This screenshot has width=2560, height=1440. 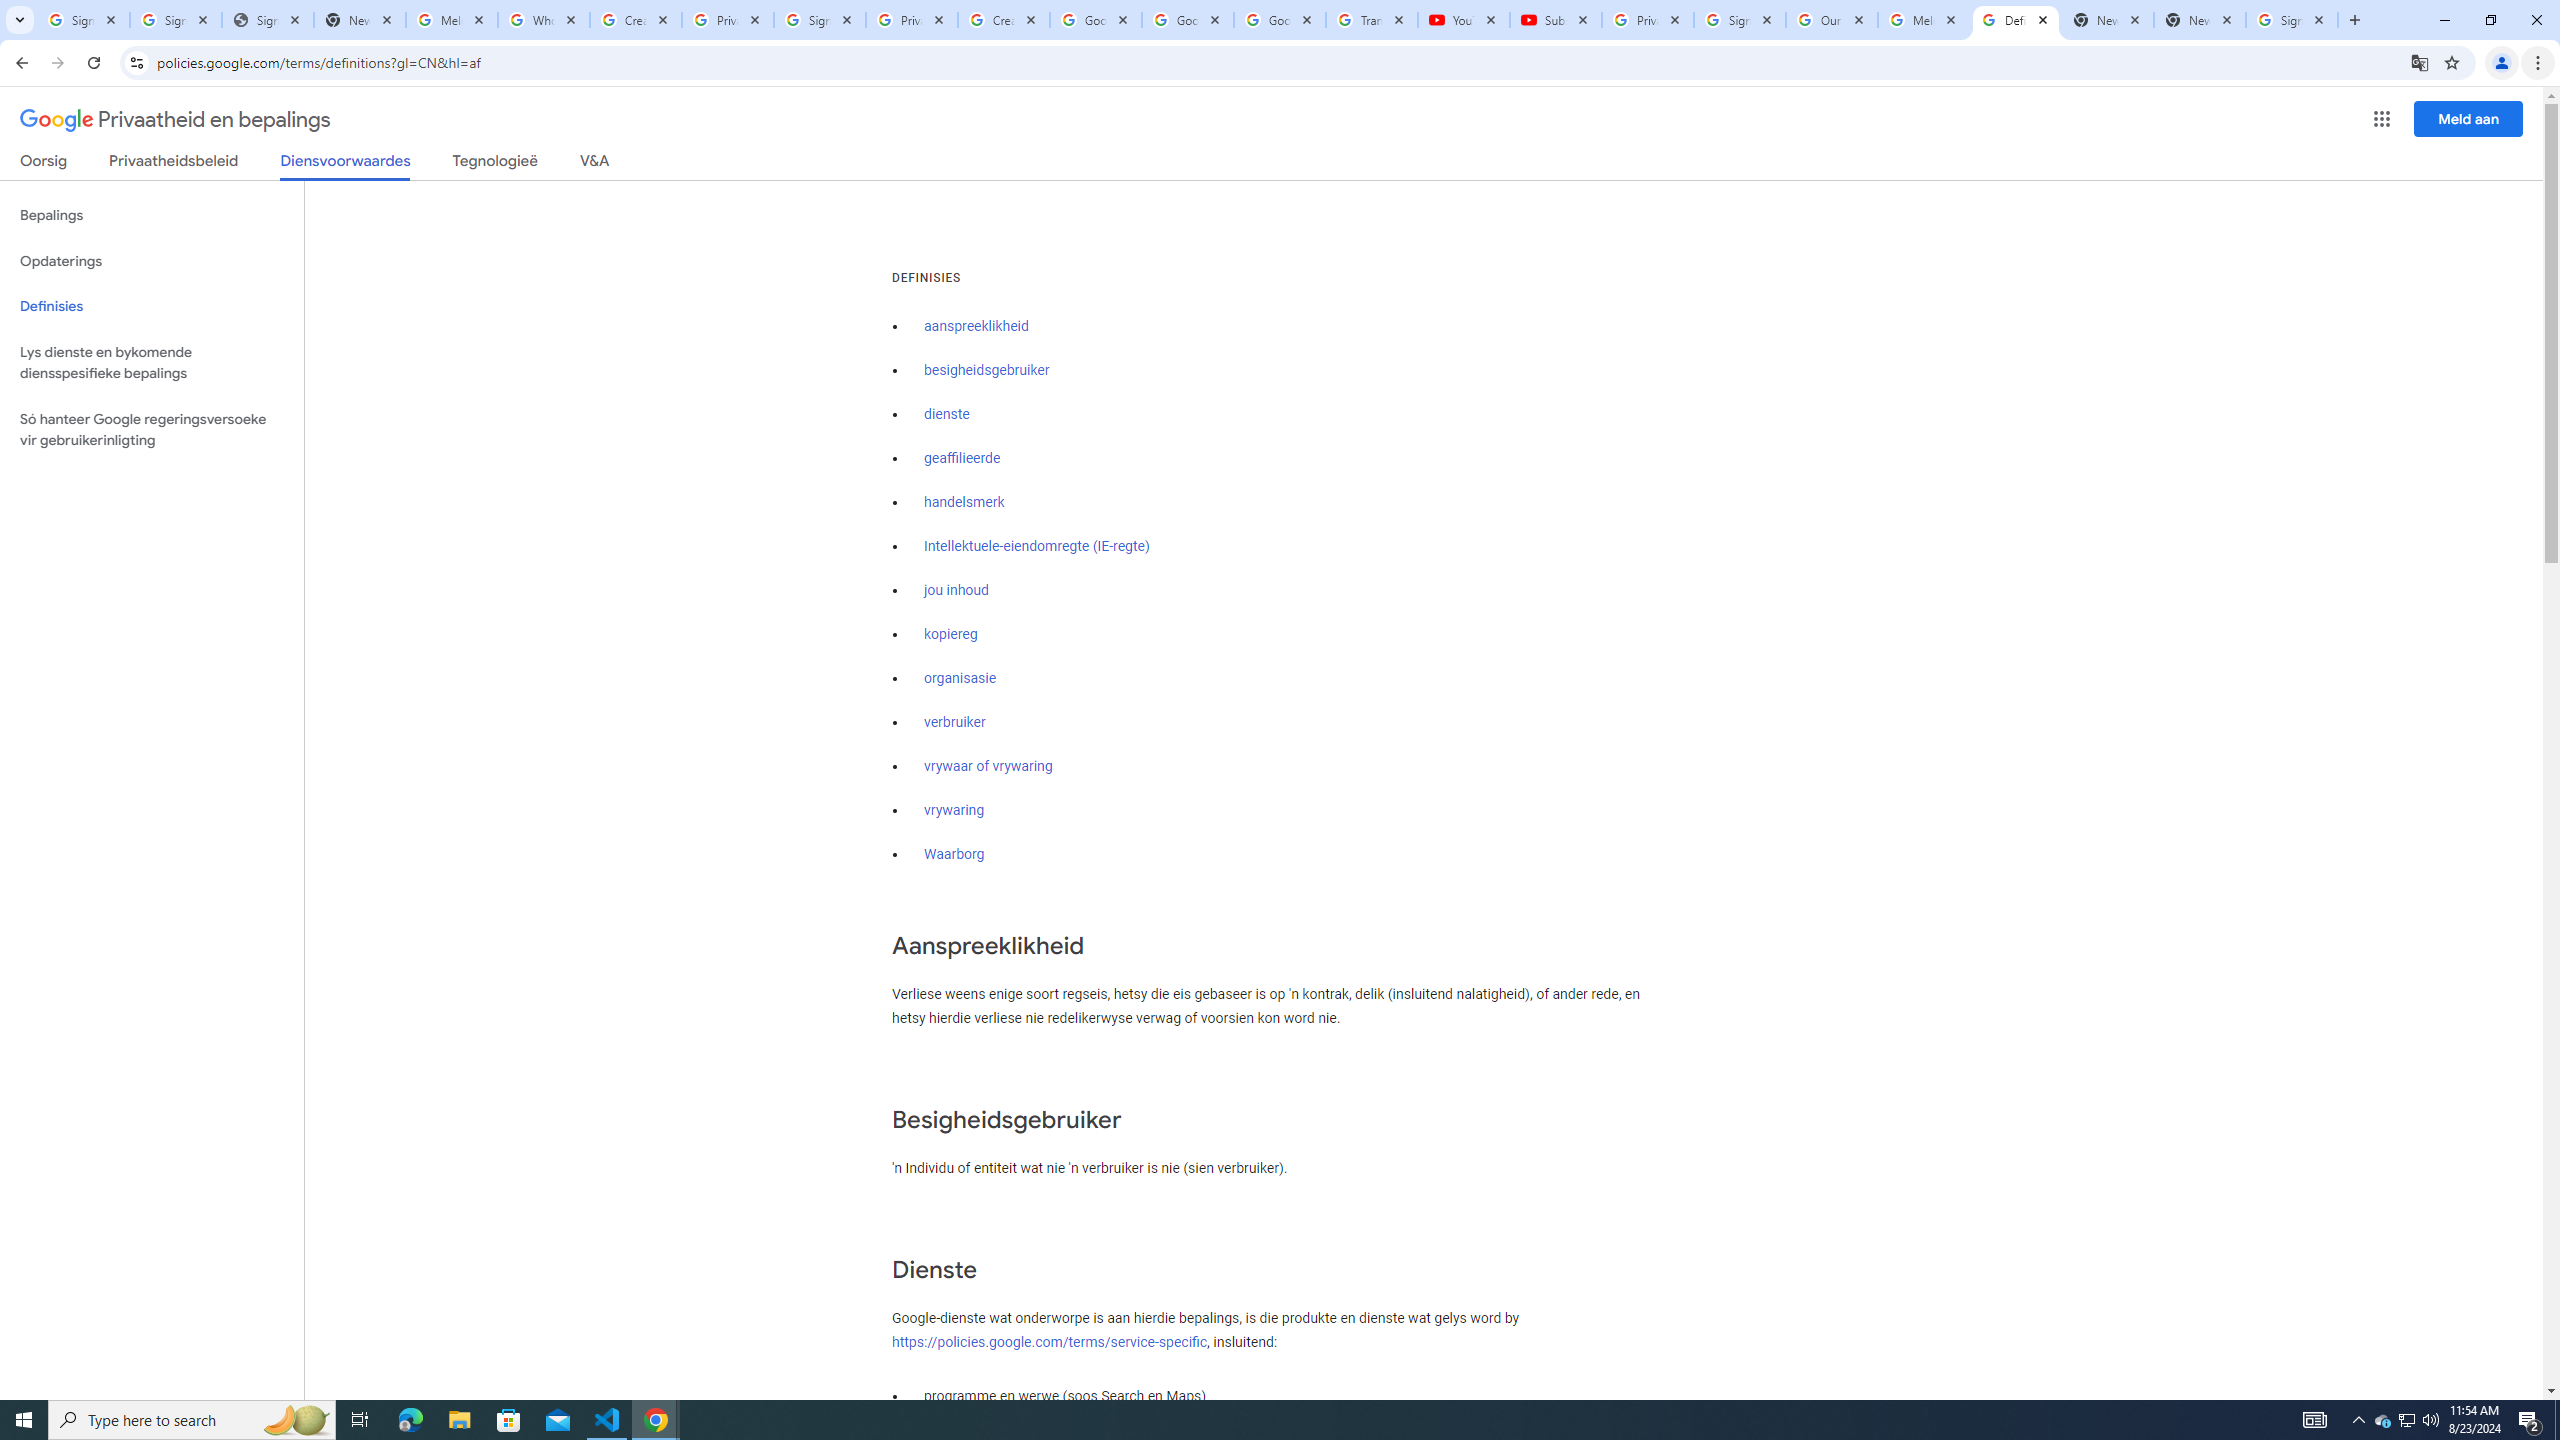 I want to click on 'V&A', so click(x=592, y=164).